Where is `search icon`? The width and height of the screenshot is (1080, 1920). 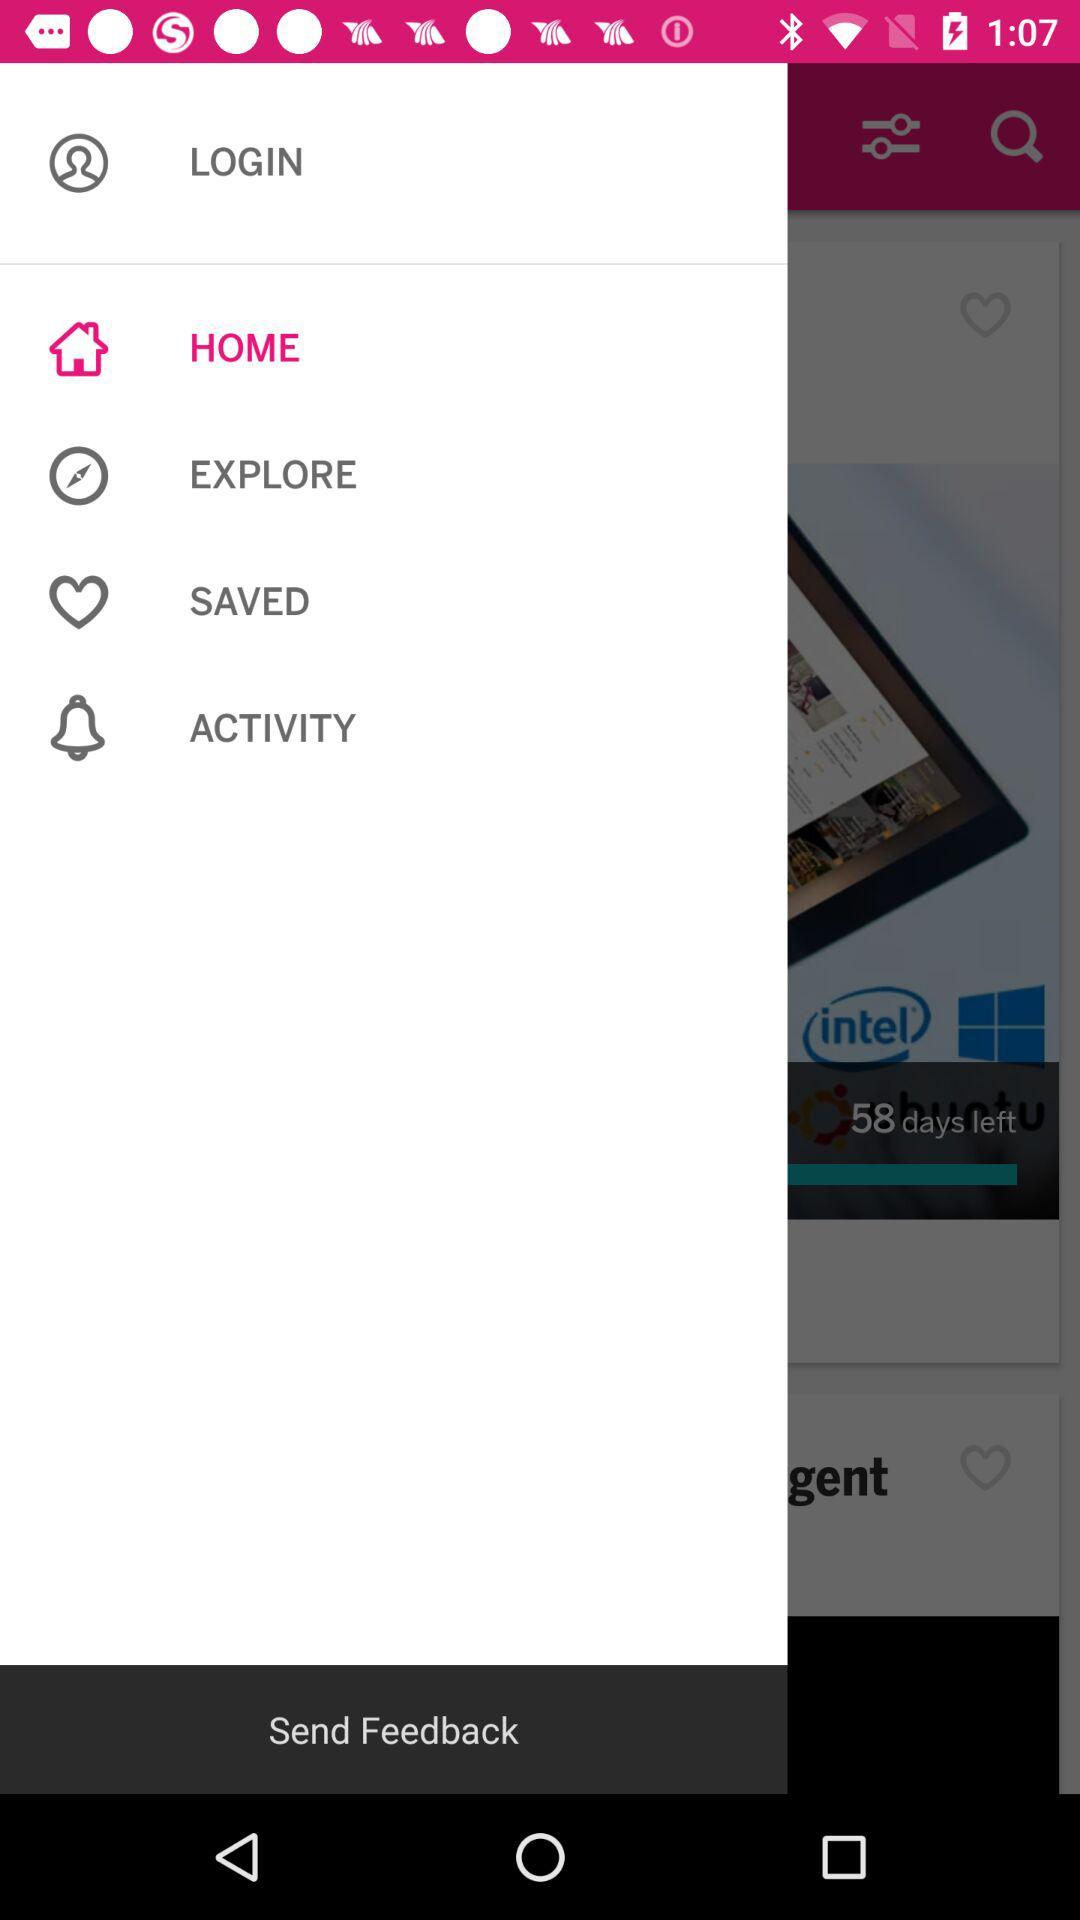 search icon is located at coordinates (1017, 136).